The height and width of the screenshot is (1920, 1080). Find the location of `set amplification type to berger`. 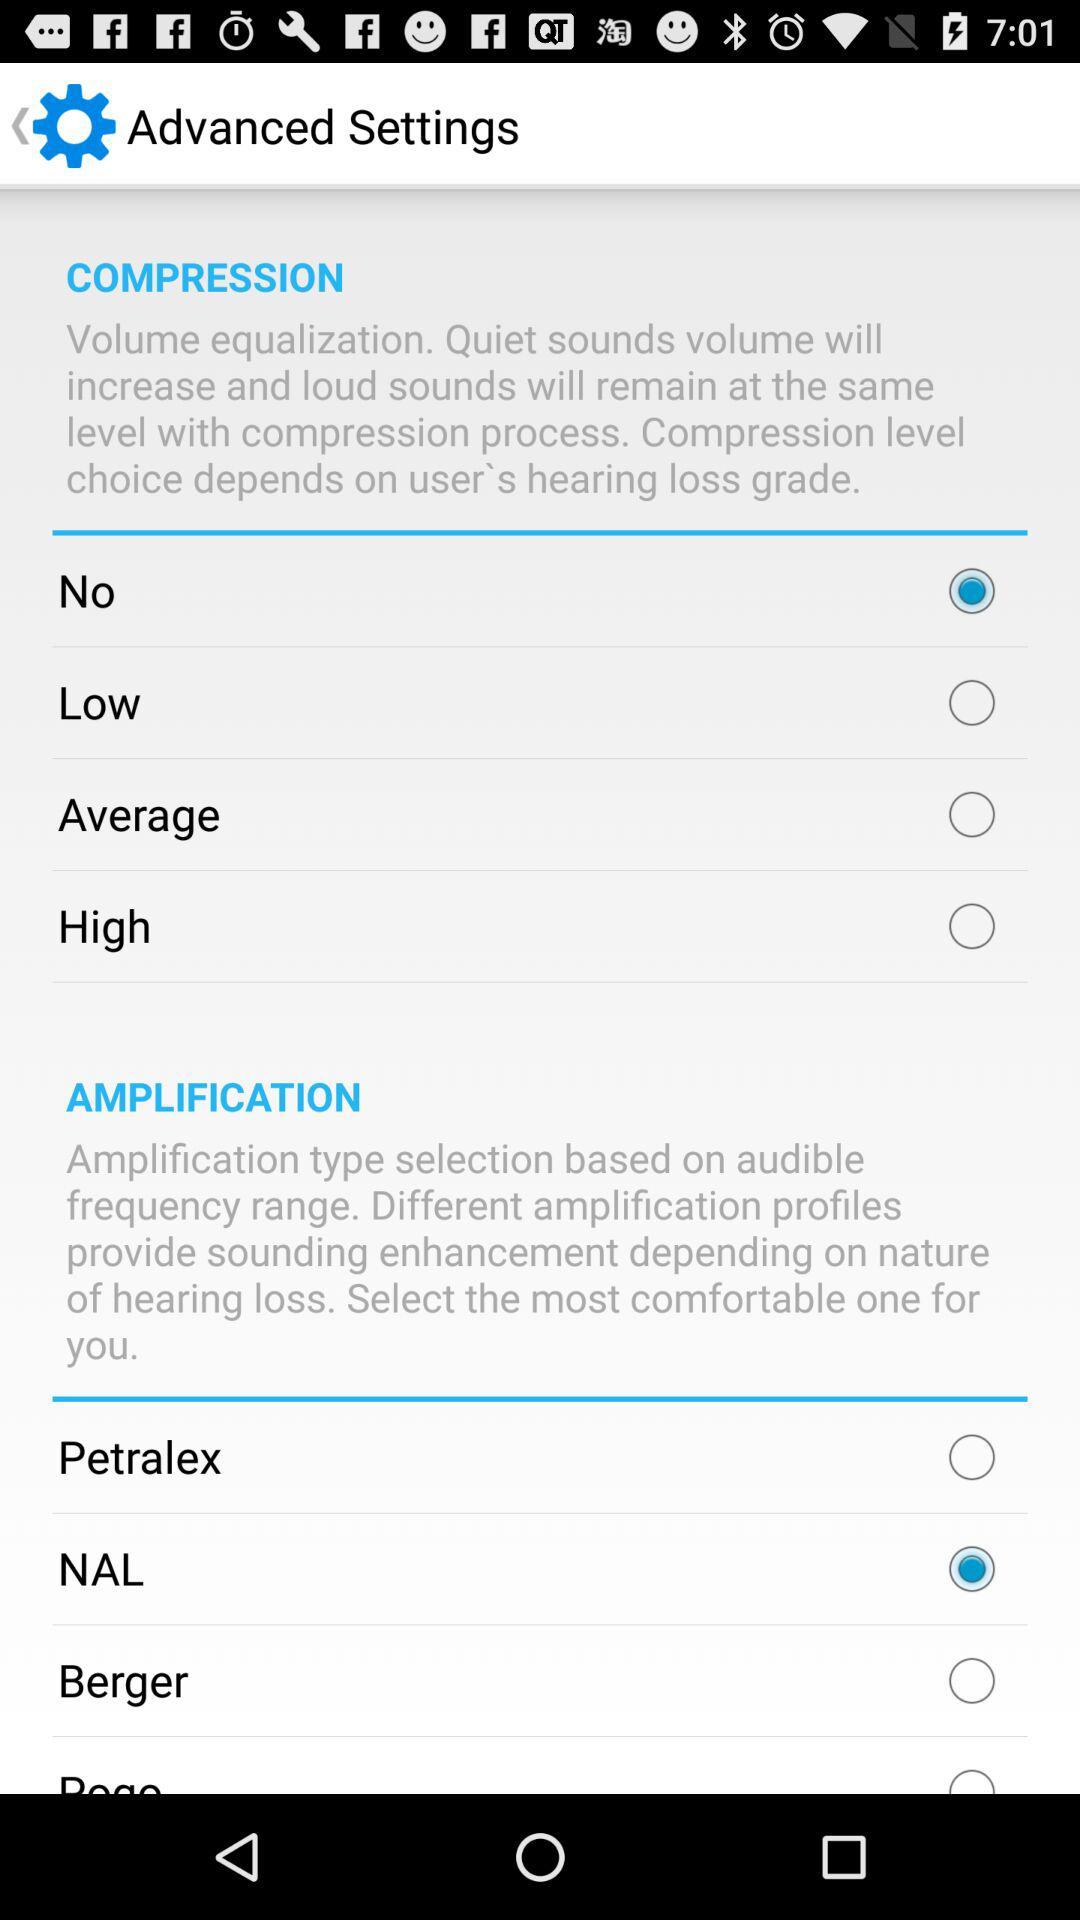

set amplification type to berger is located at coordinates (971, 1680).